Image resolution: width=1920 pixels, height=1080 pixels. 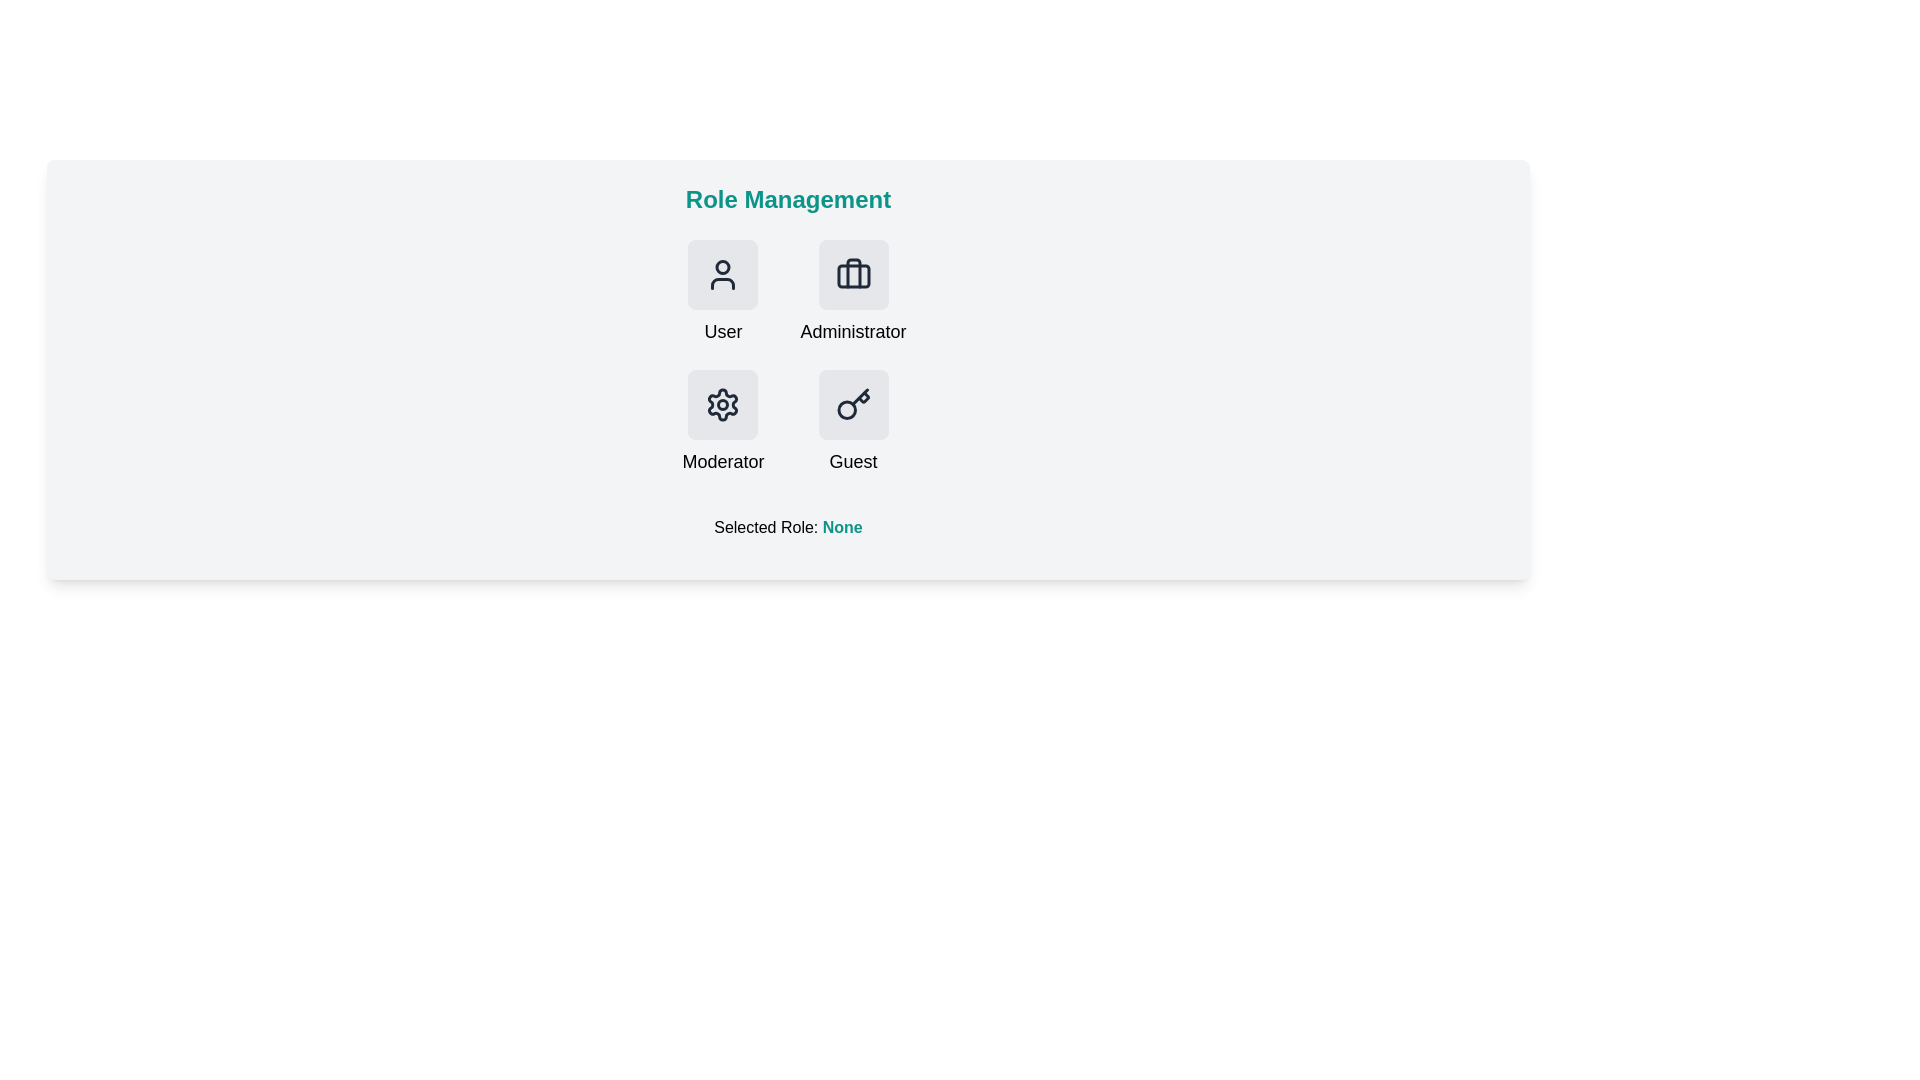 I want to click on static text label that displays 'None', styled with a bold font and teal color, located to the right of the prompt 'Selected Role:' at the center-bottom of the interface, so click(x=842, y=526).